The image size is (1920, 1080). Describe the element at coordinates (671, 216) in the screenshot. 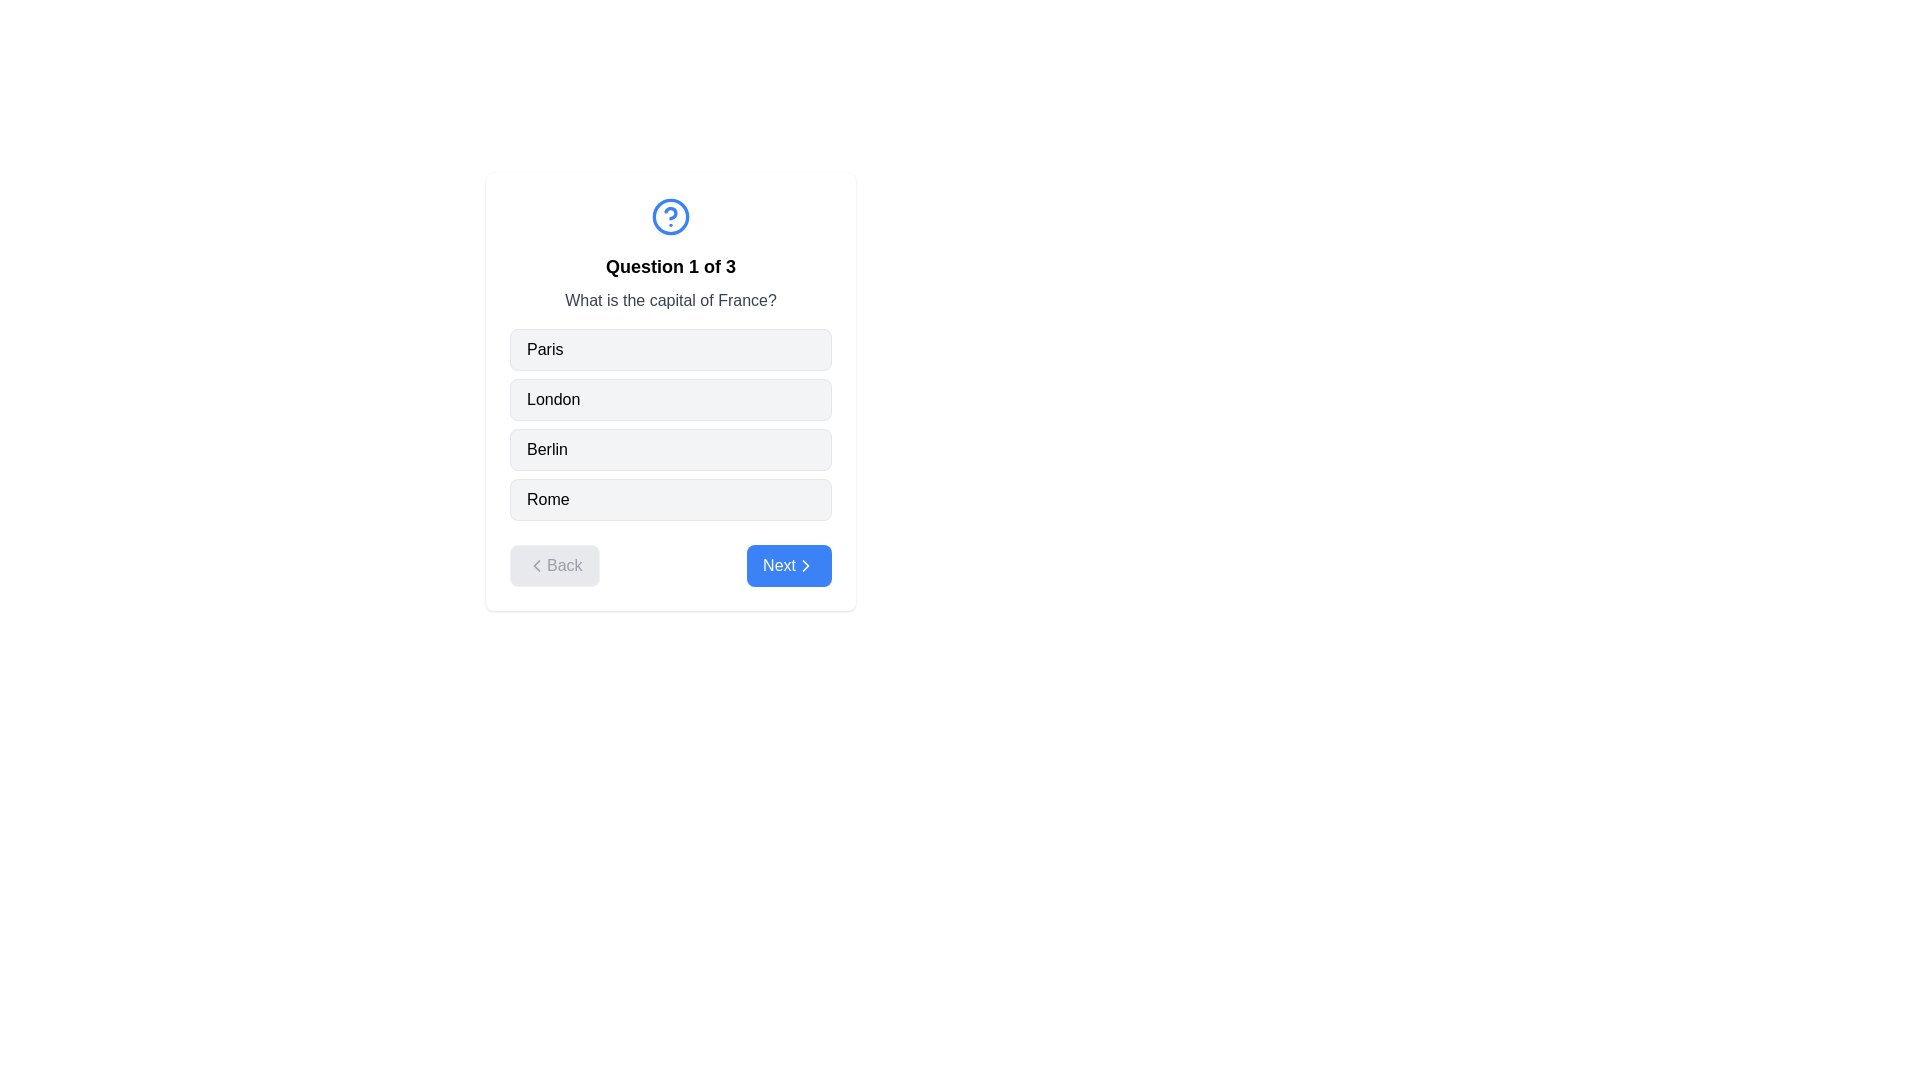

I see `the information icon located at the top of the question card layout, above the text 'Question 1 of 3'` at that location.